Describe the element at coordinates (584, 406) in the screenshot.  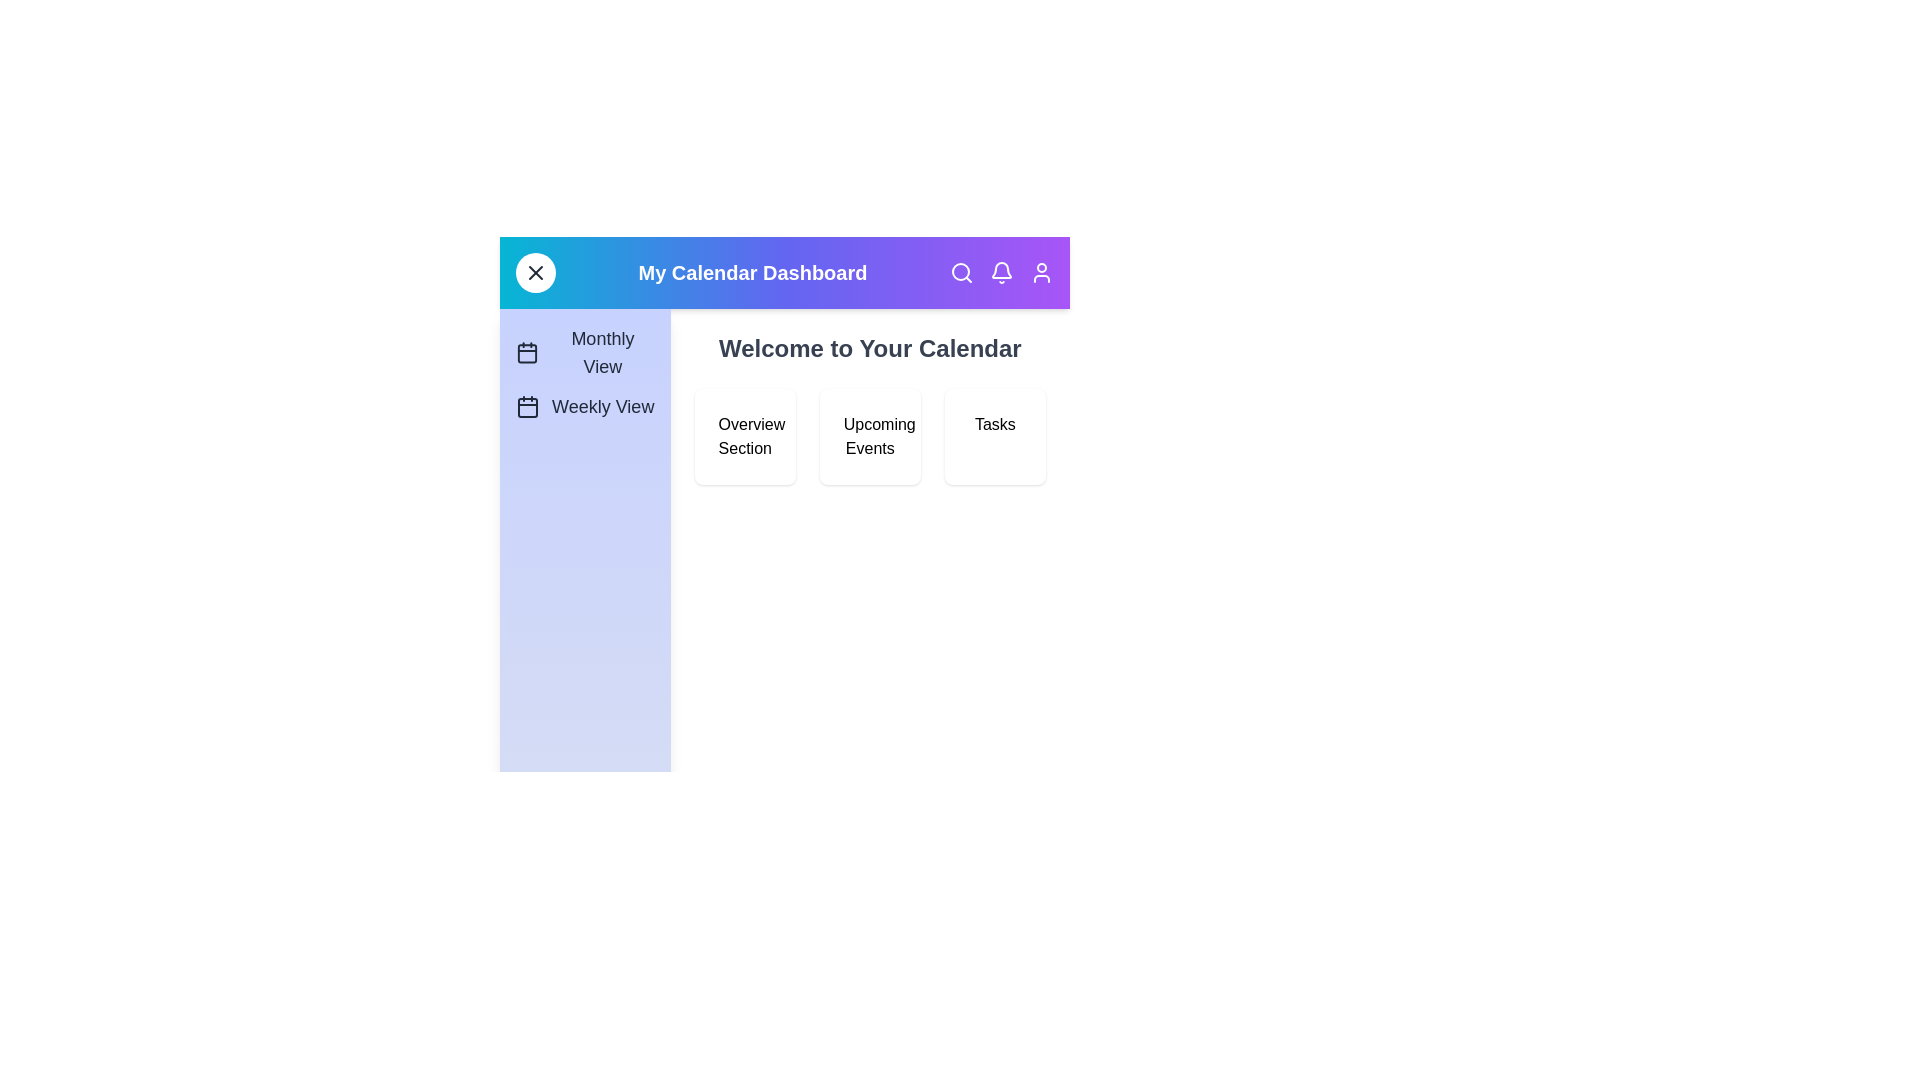
I see `the 'Weekly View' button in the left-side navigation column` at that location.